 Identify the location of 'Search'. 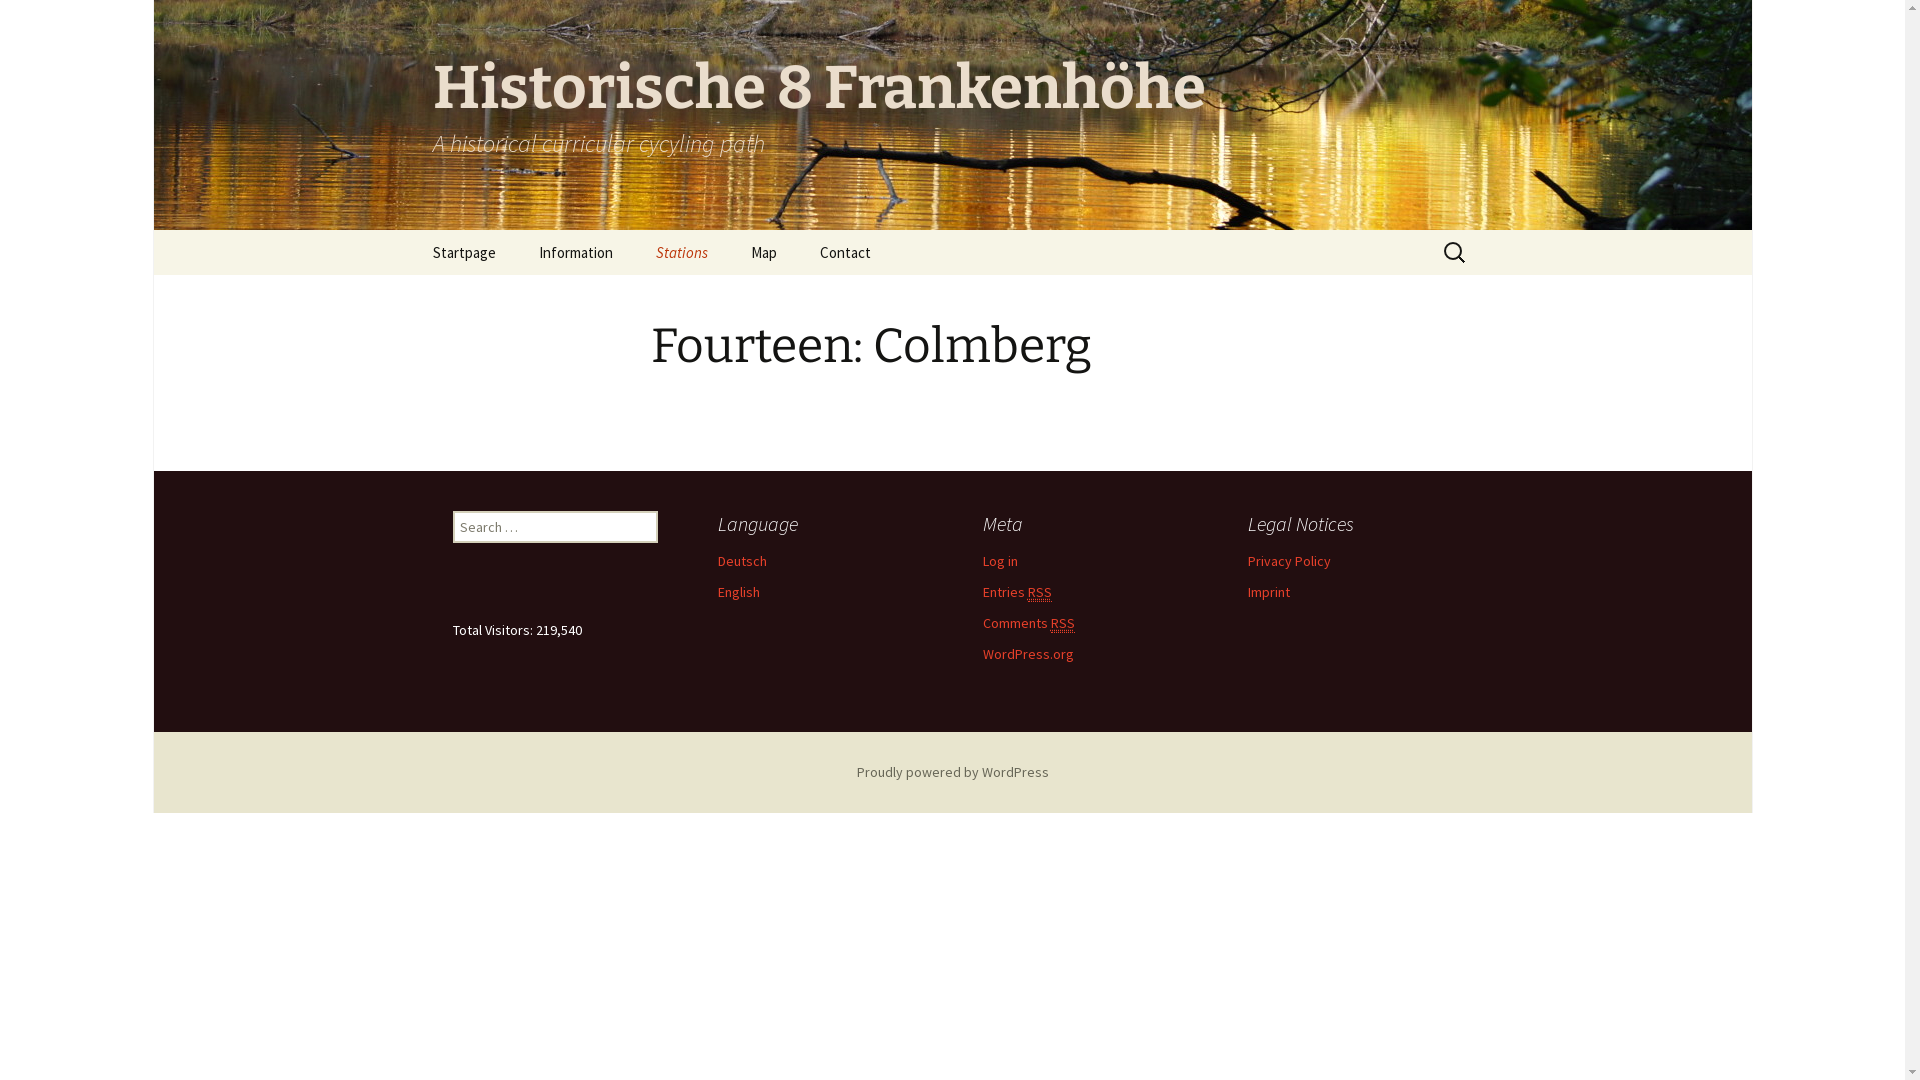
(24, 22).